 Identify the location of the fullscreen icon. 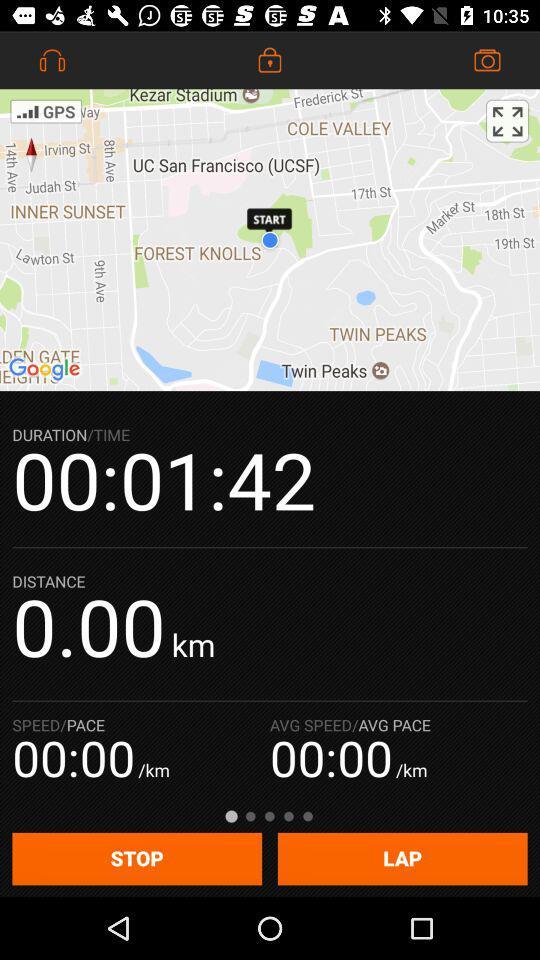
(507, 120).